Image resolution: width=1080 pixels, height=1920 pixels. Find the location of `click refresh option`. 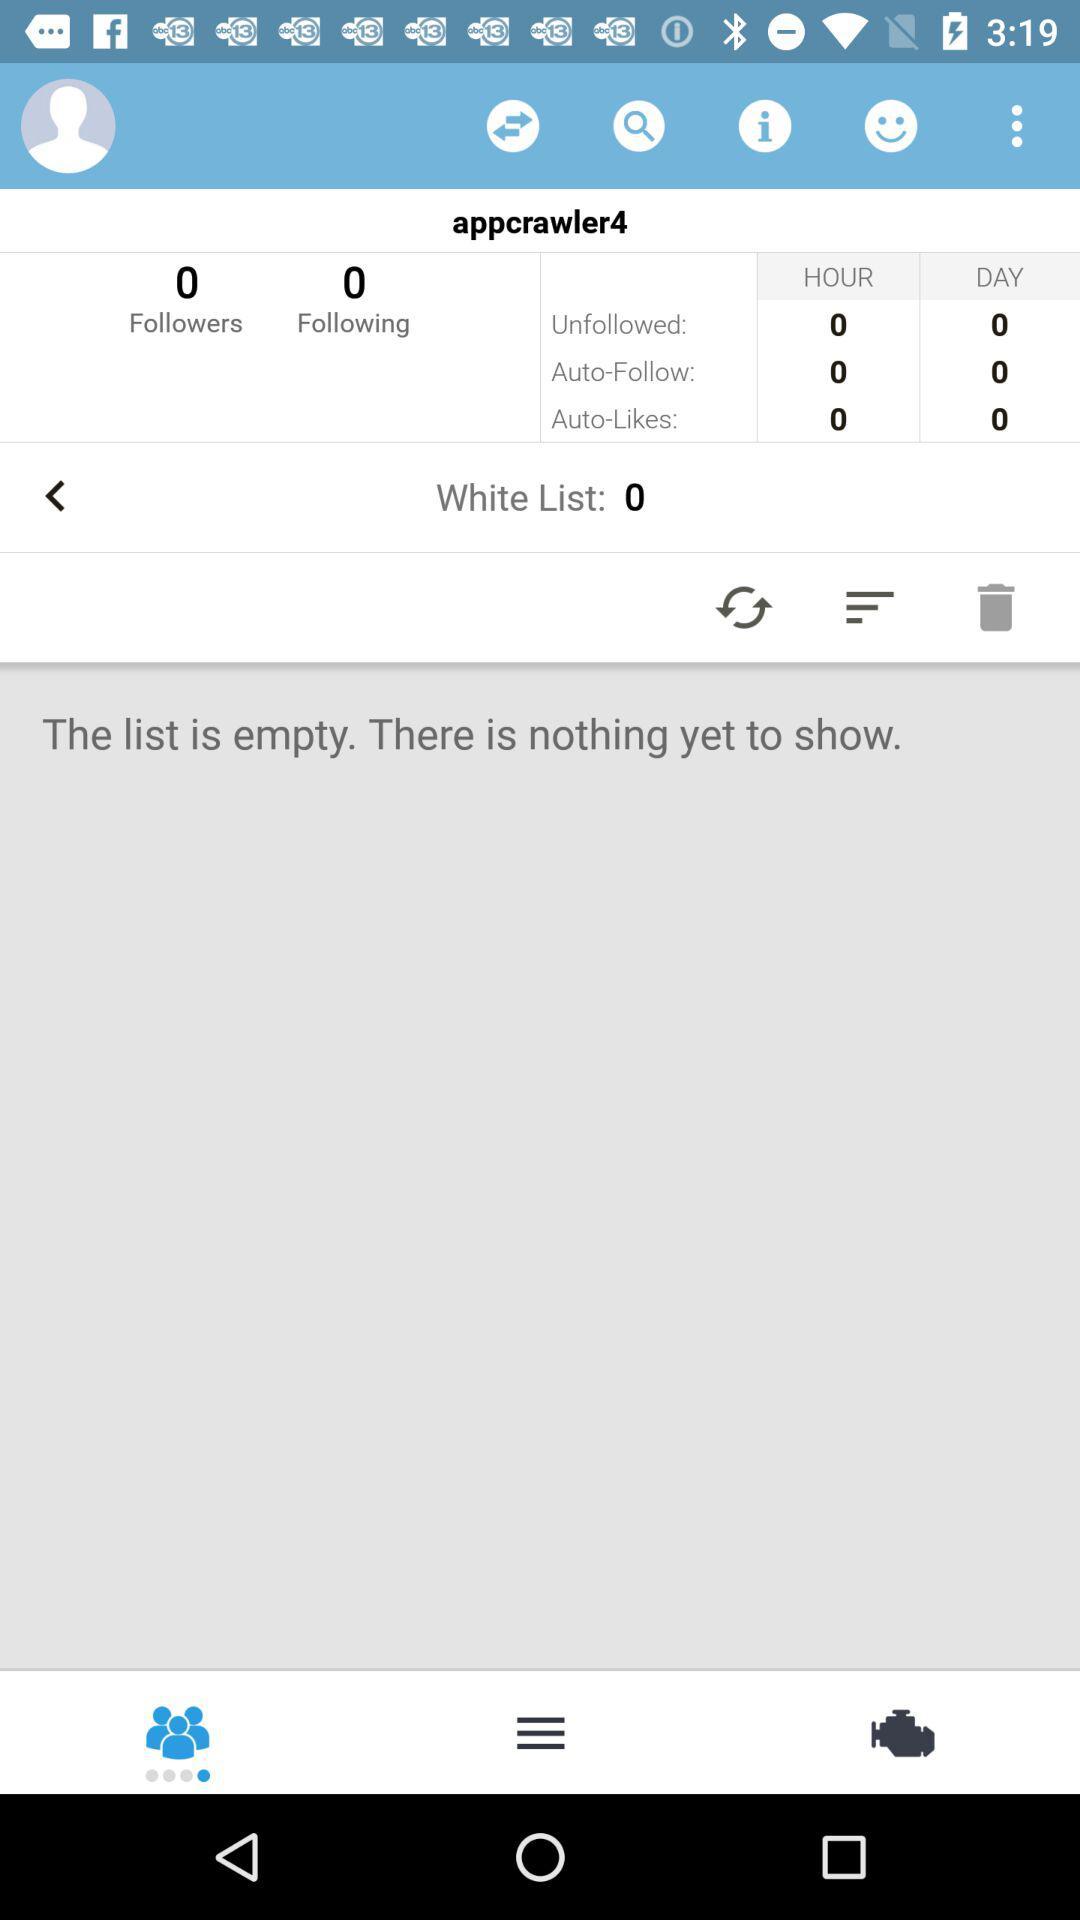

click refresh option is located at coordinates (512, 124).